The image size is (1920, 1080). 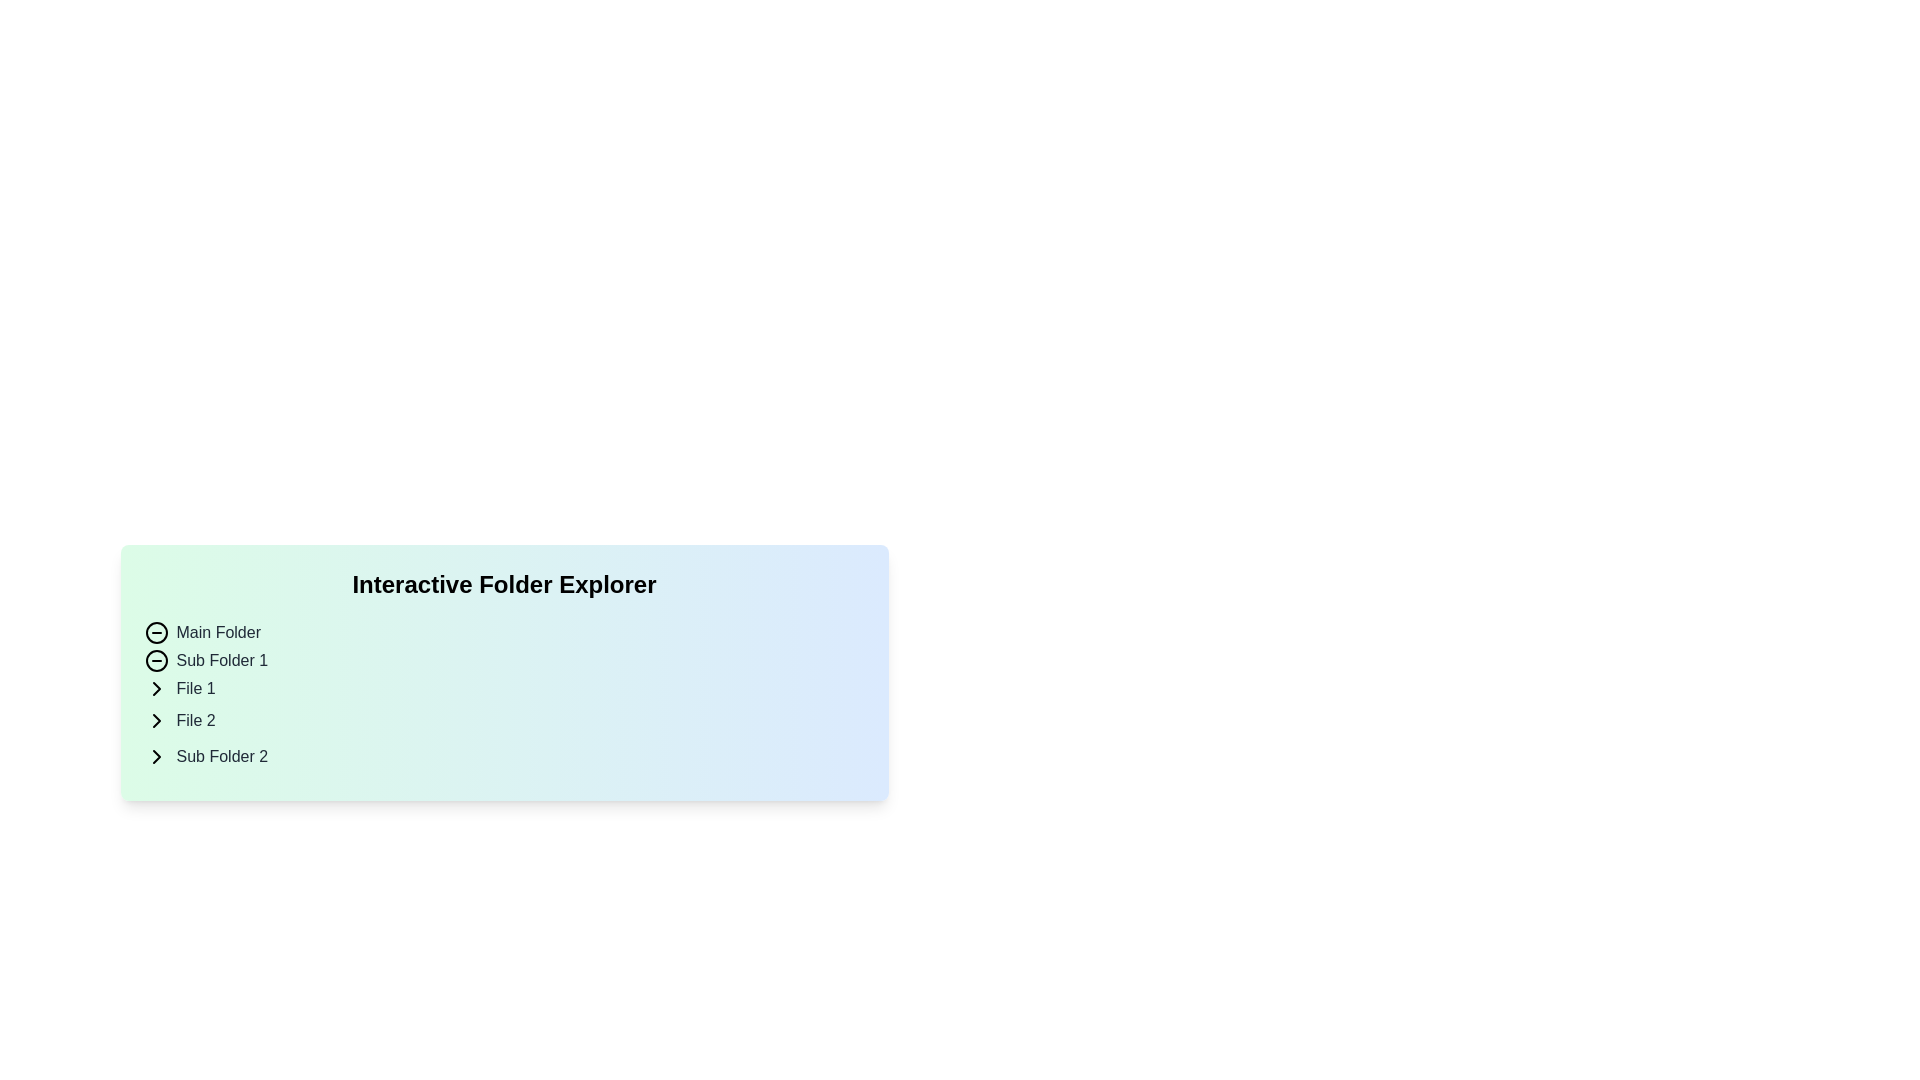 What do you see at coordinates (155, 756) in the screenshot?
I see `the collapsible toggle button next to the 'Sub Folder 2' label` at bounding box center [155, 756].